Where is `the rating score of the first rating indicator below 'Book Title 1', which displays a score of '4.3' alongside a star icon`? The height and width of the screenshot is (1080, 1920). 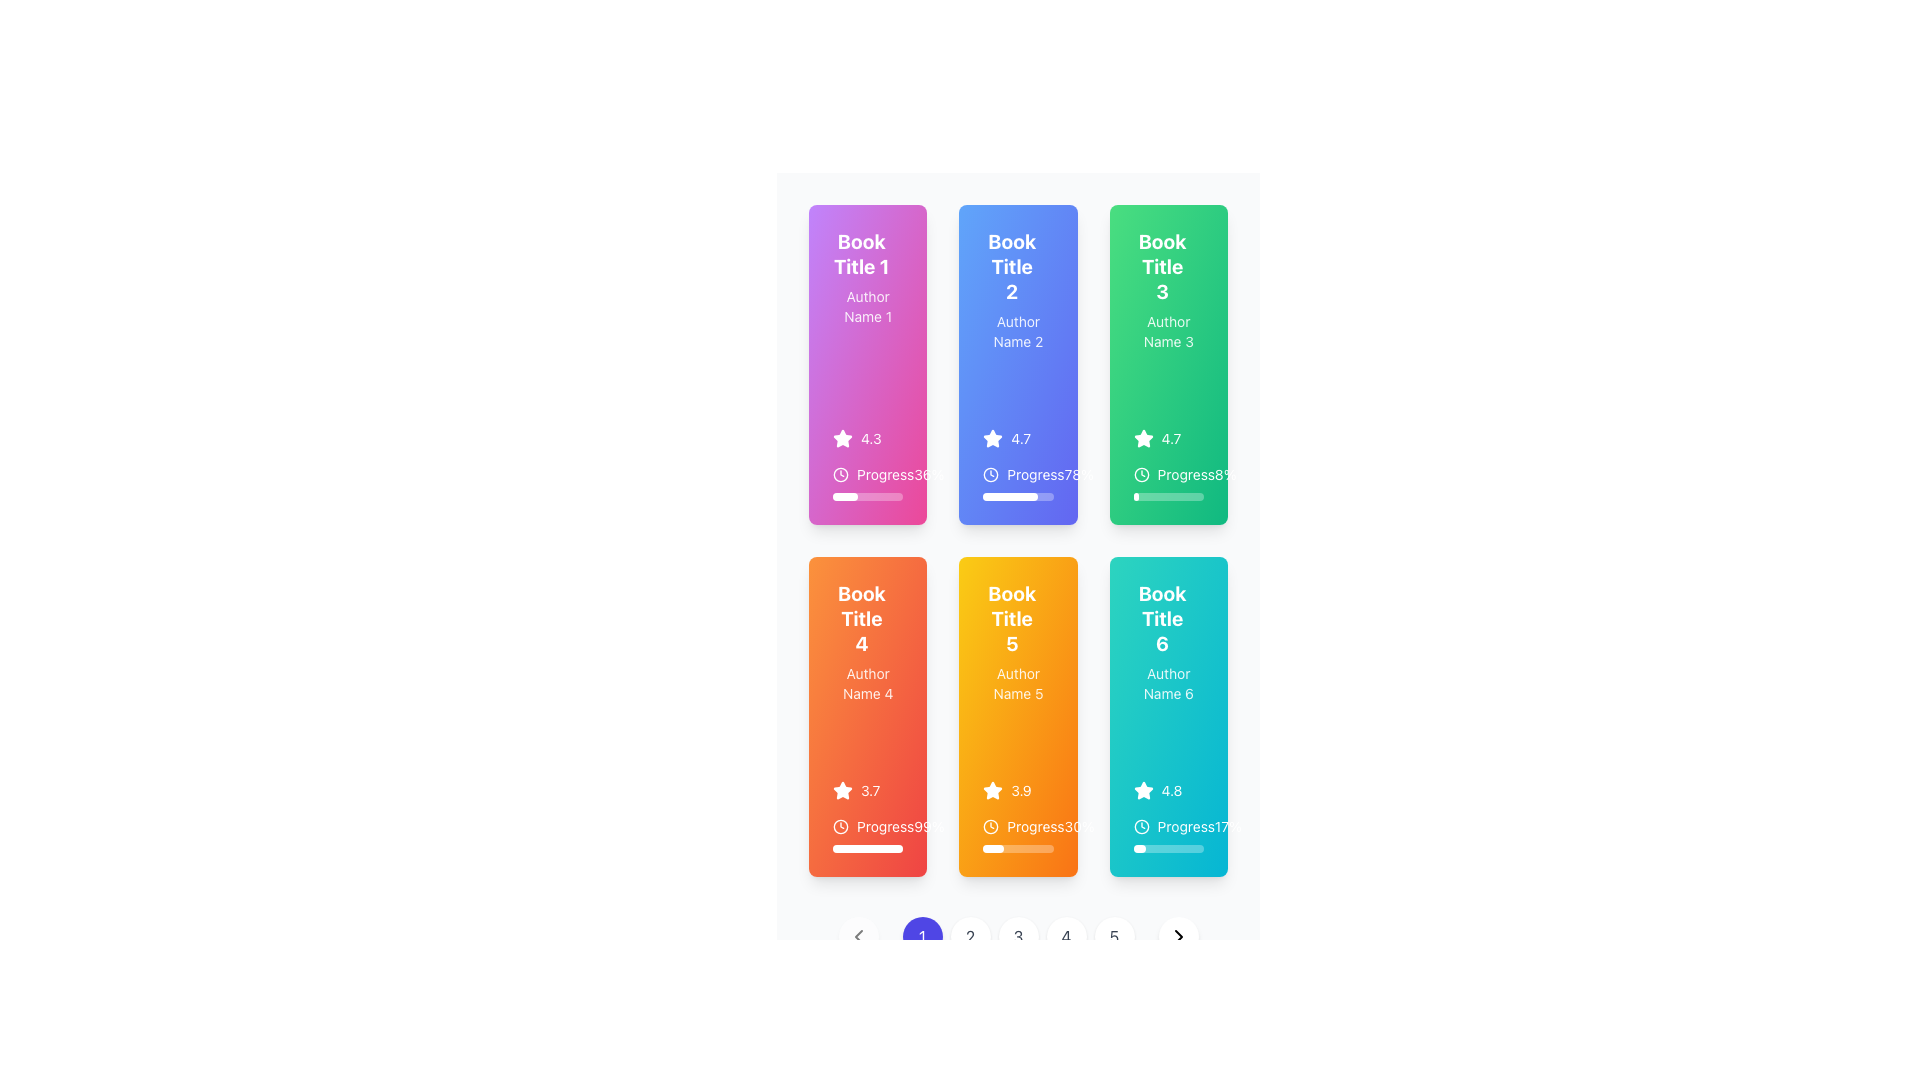
the rating score of the first rating indicator below 'Book Title 1', which displays a score of '4.3' alongside a star icon is located at coordinates (868, 438).